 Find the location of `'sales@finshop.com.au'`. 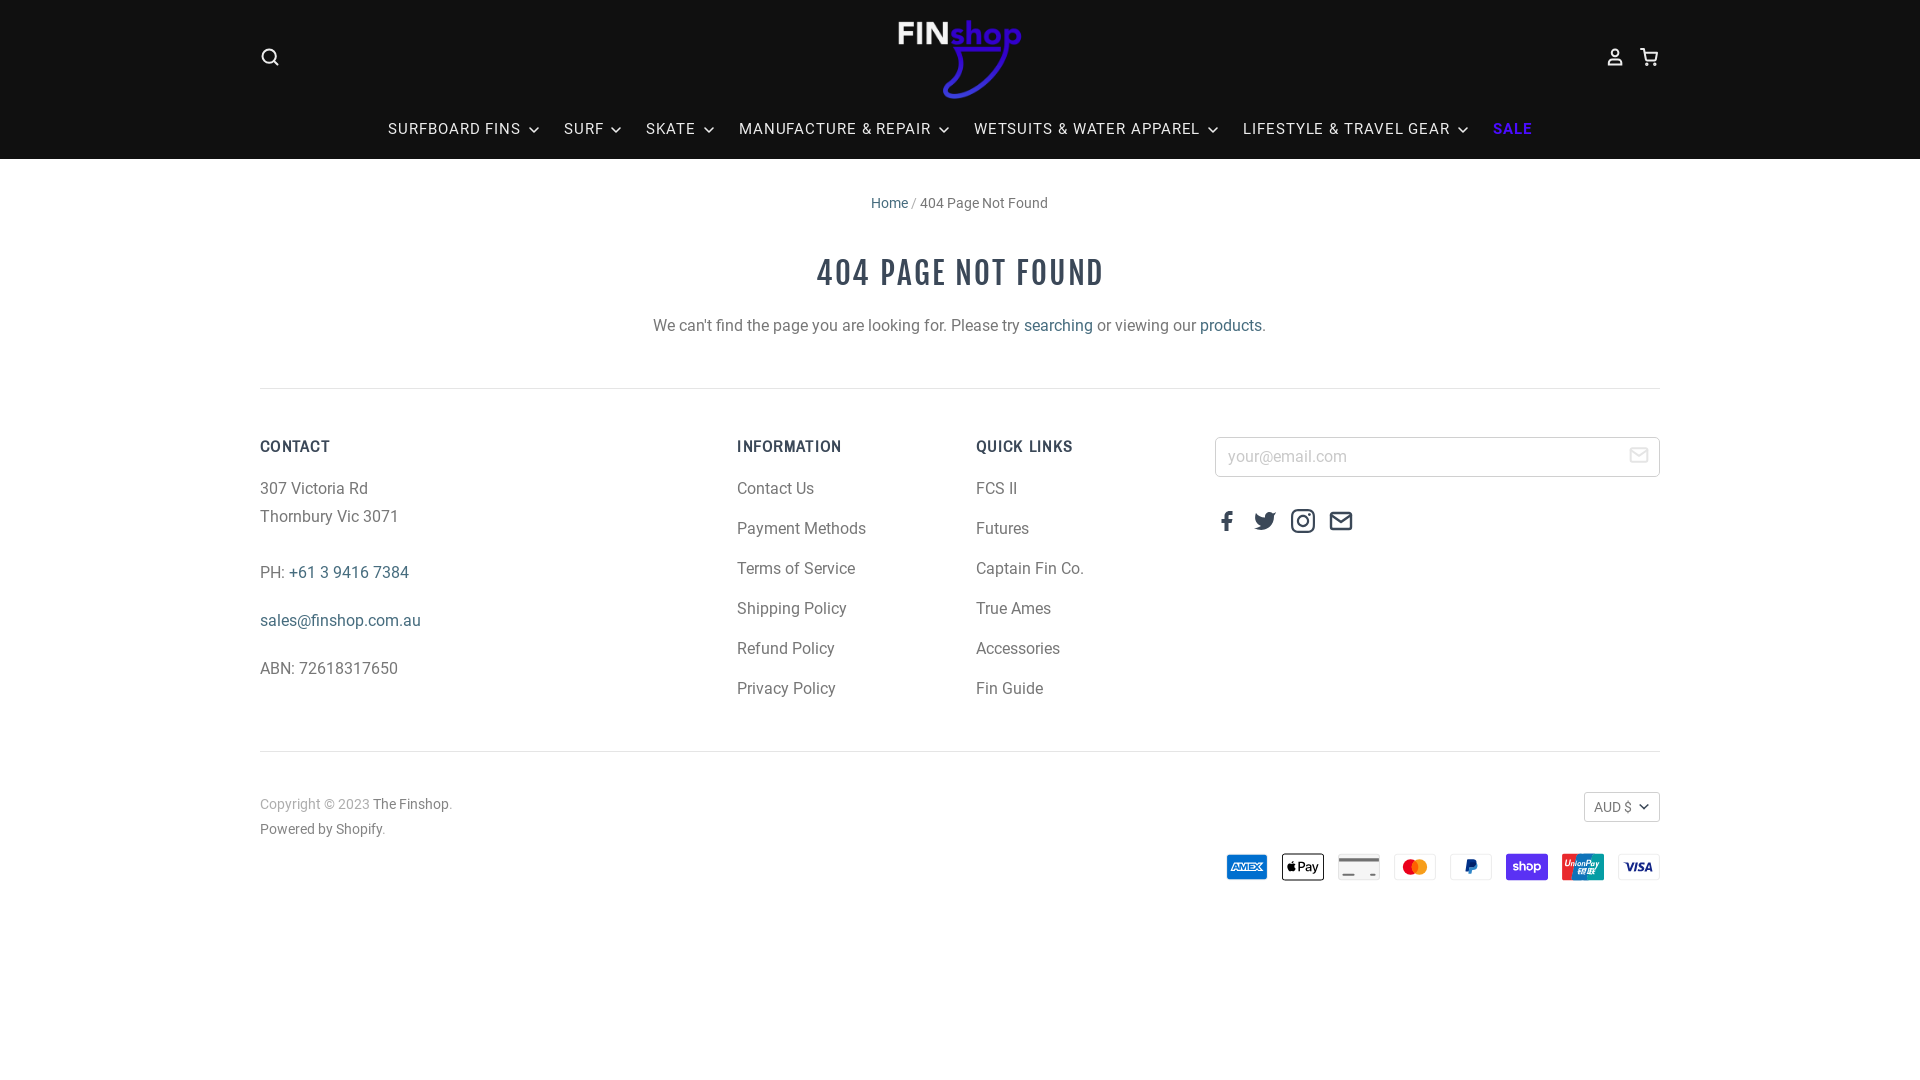

'sales@finshop.com.au' is located at coordinates (340, 619).